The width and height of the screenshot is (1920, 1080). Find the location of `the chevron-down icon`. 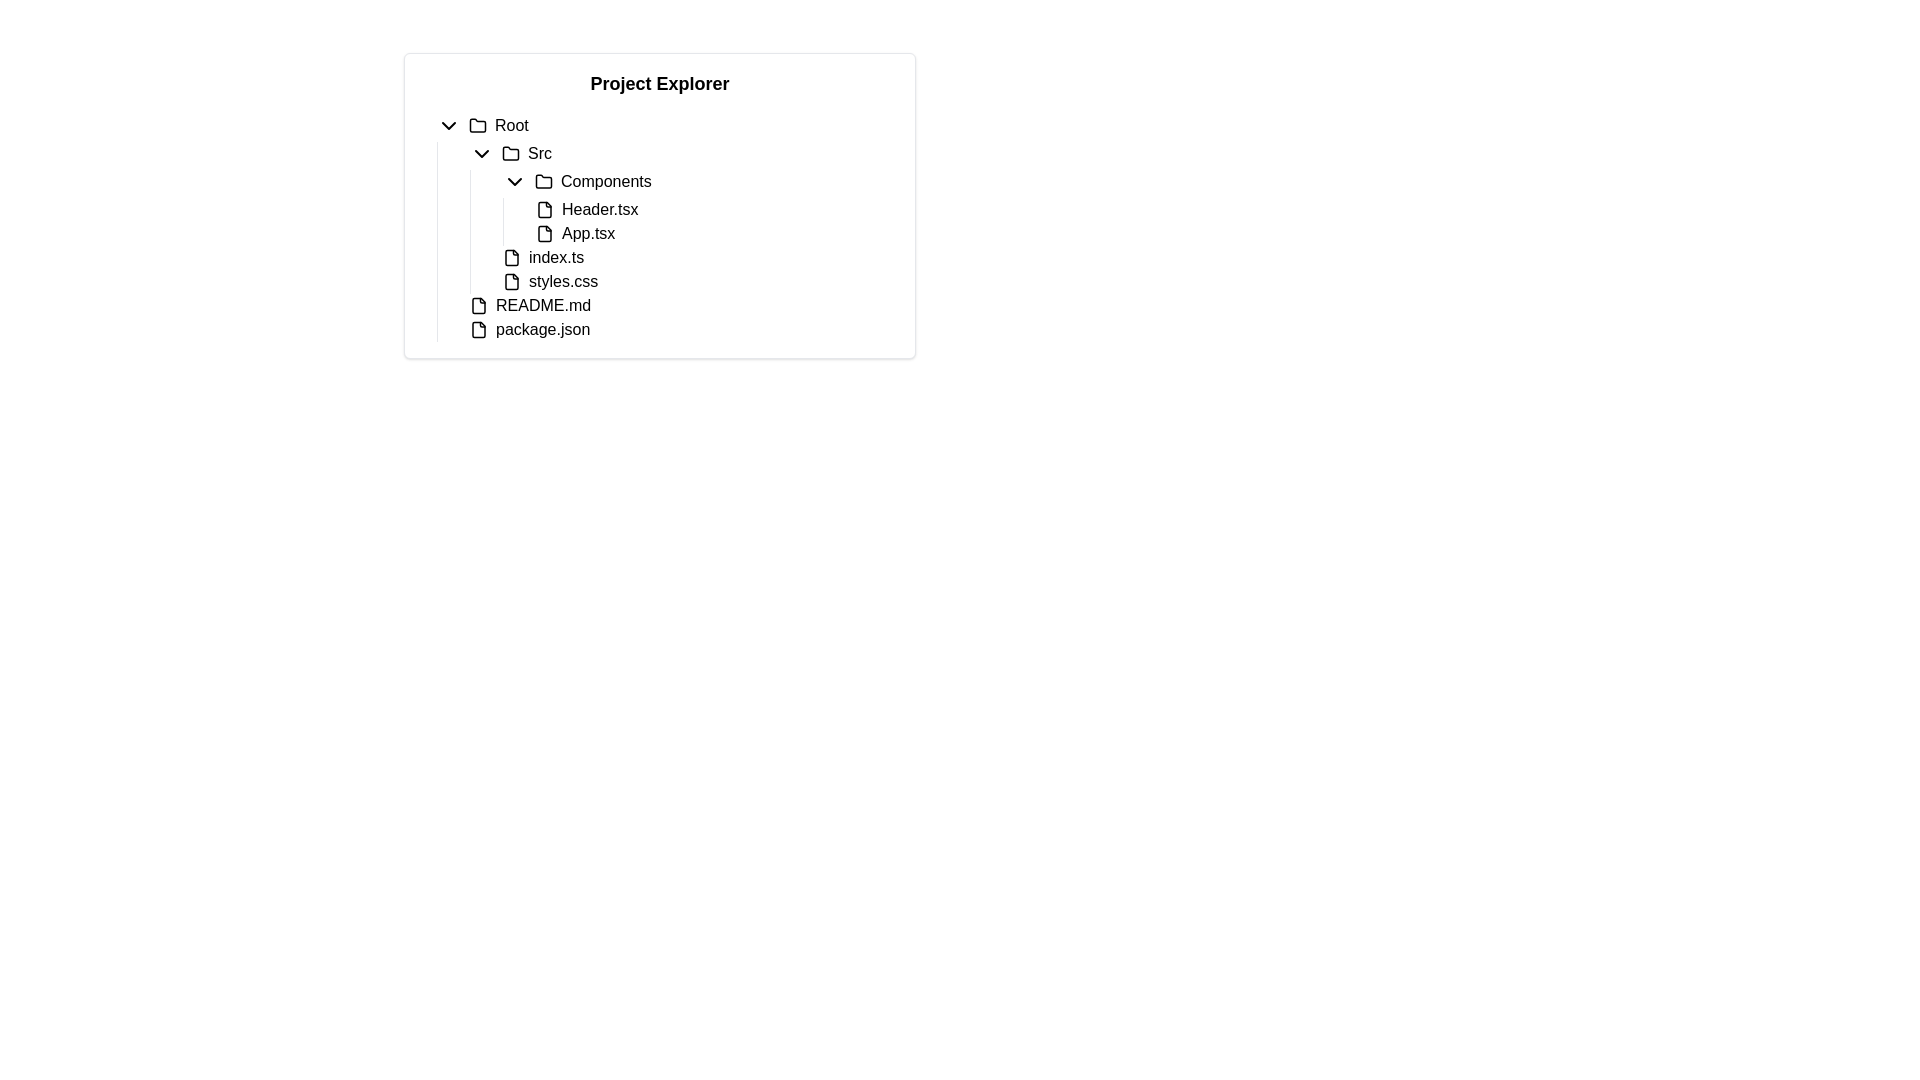

the chevron-down icon is located at coordinates (448, 126).